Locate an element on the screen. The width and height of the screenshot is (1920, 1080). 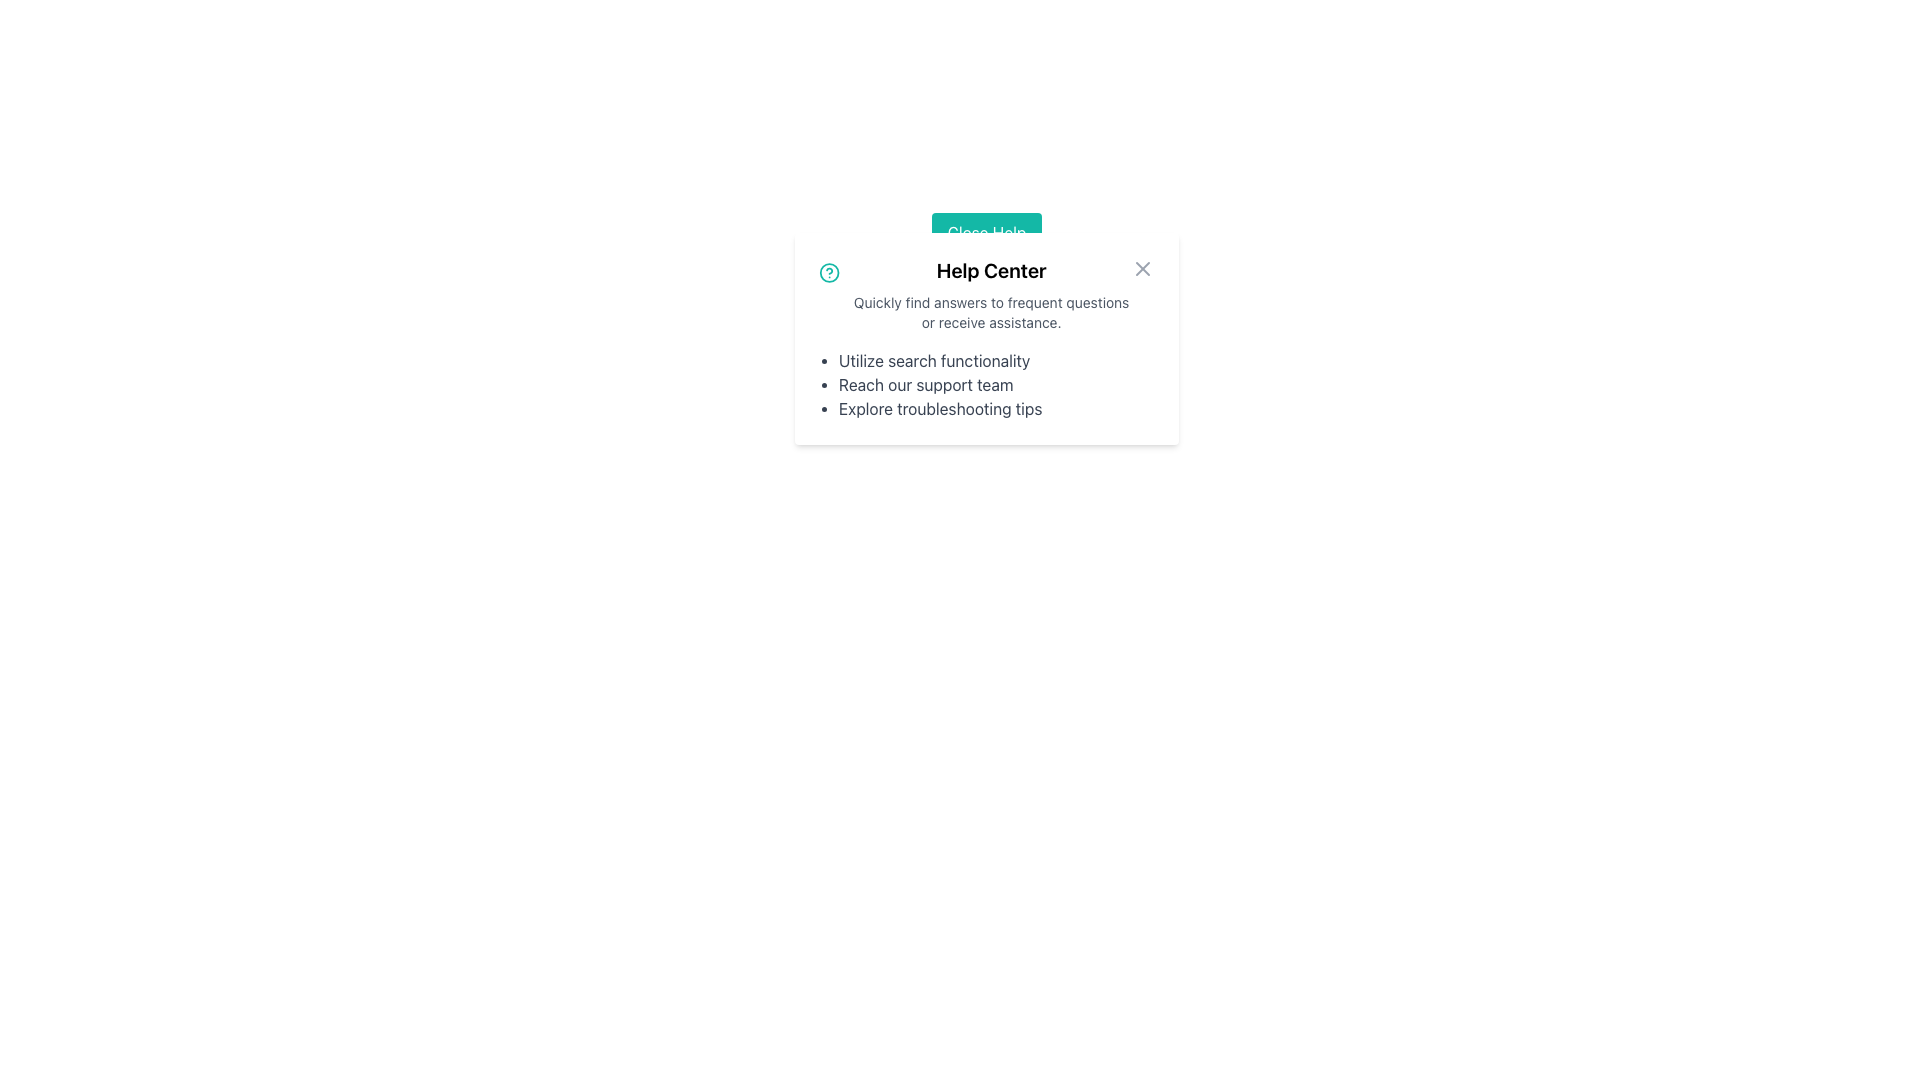
the text label that reads 'Utilize search functionality', which is the first item in a bulleted list within the 'Help Center' interface is located at coordinates (997, 361).